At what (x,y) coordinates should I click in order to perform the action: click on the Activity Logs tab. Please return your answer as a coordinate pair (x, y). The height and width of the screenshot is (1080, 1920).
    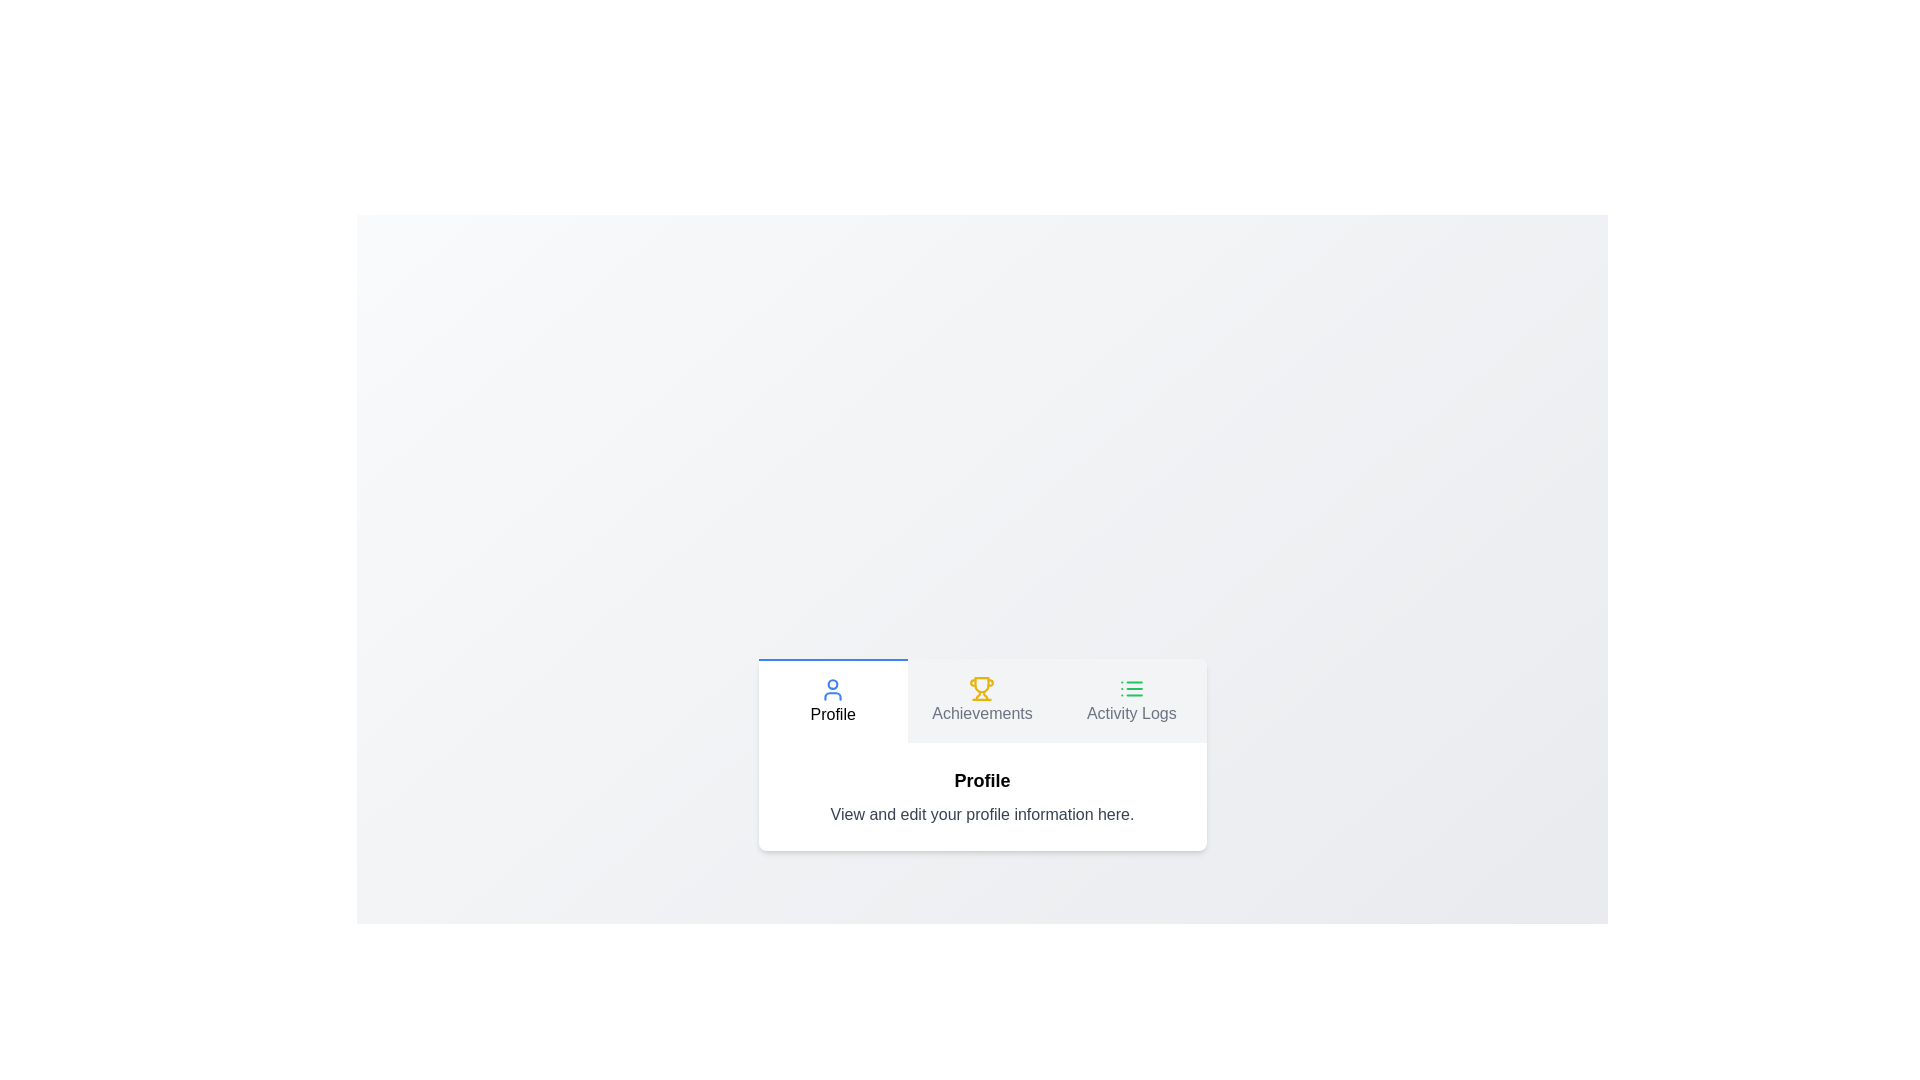
    Looking at the image, I should click on (1131, 700).